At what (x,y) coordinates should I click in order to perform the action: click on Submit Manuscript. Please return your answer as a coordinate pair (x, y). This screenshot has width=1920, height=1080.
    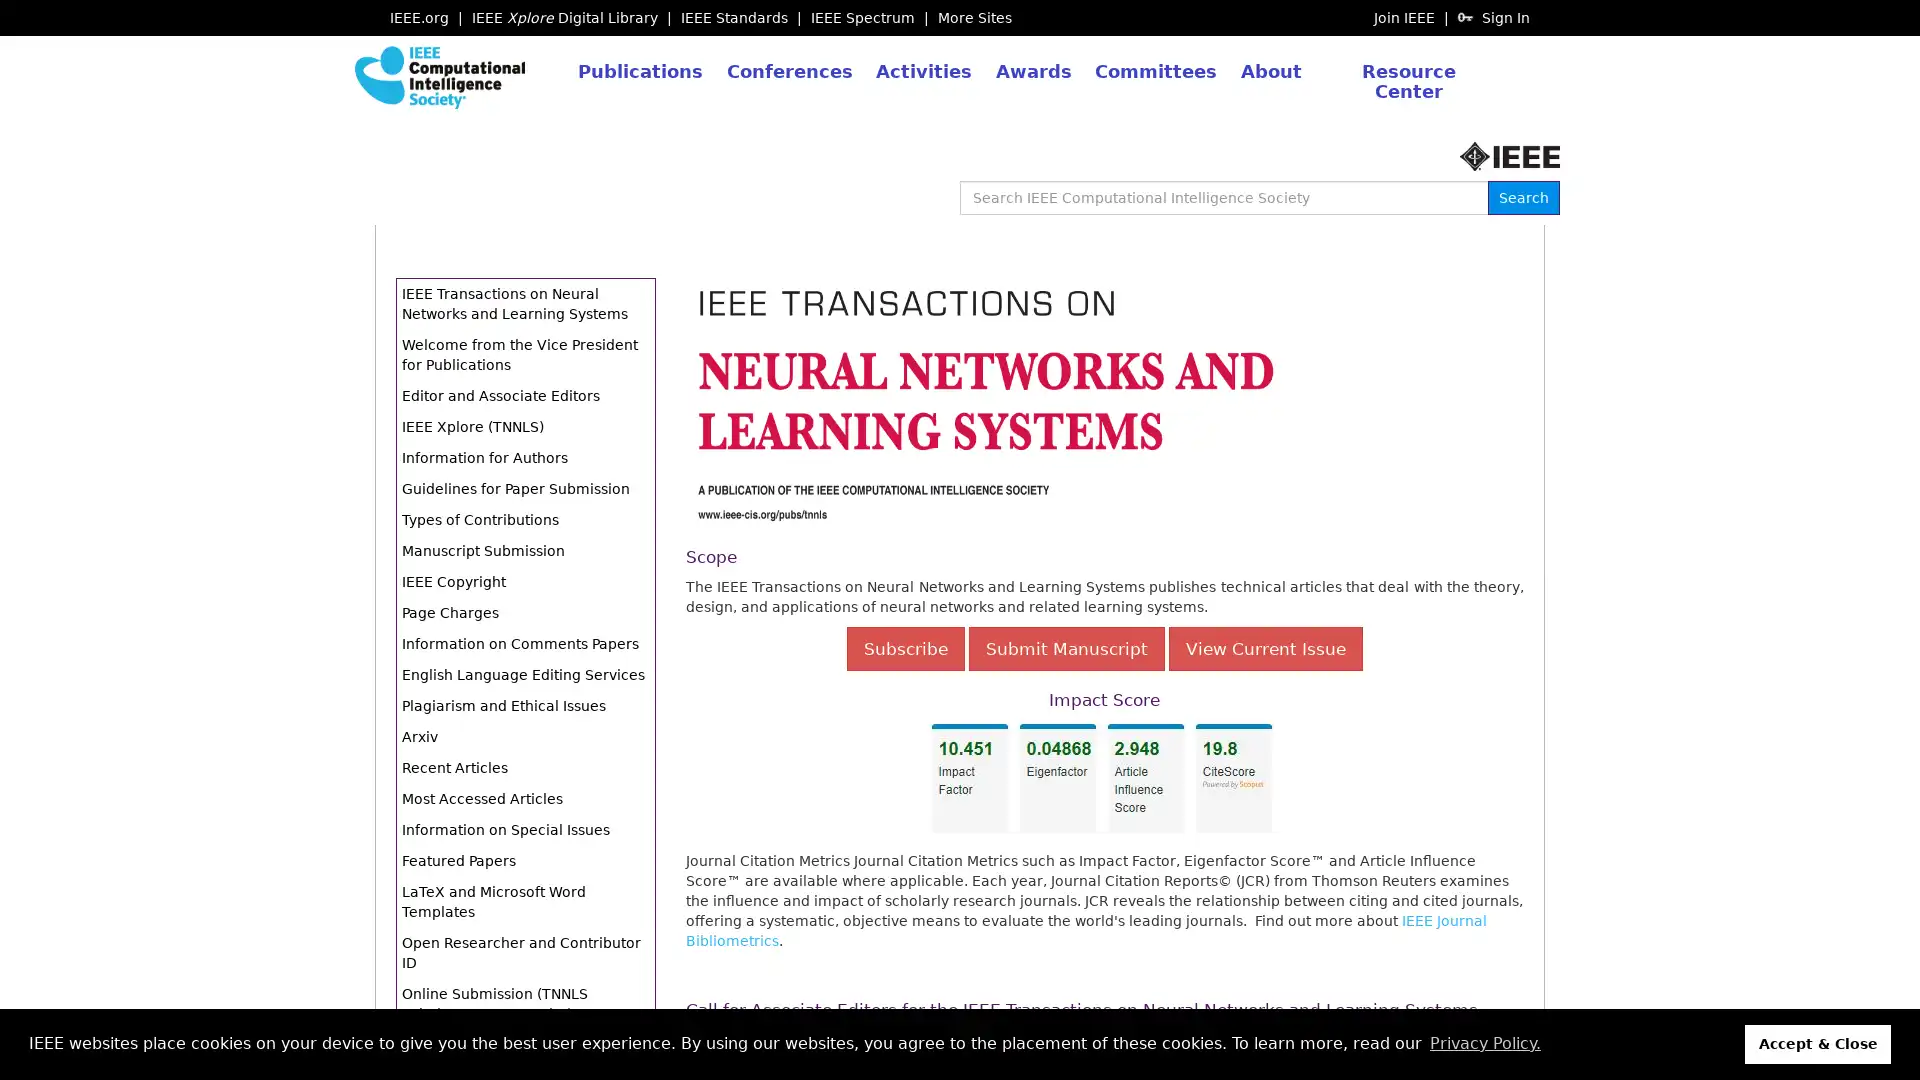
    Looking at the image, I should click on (1064, 648).